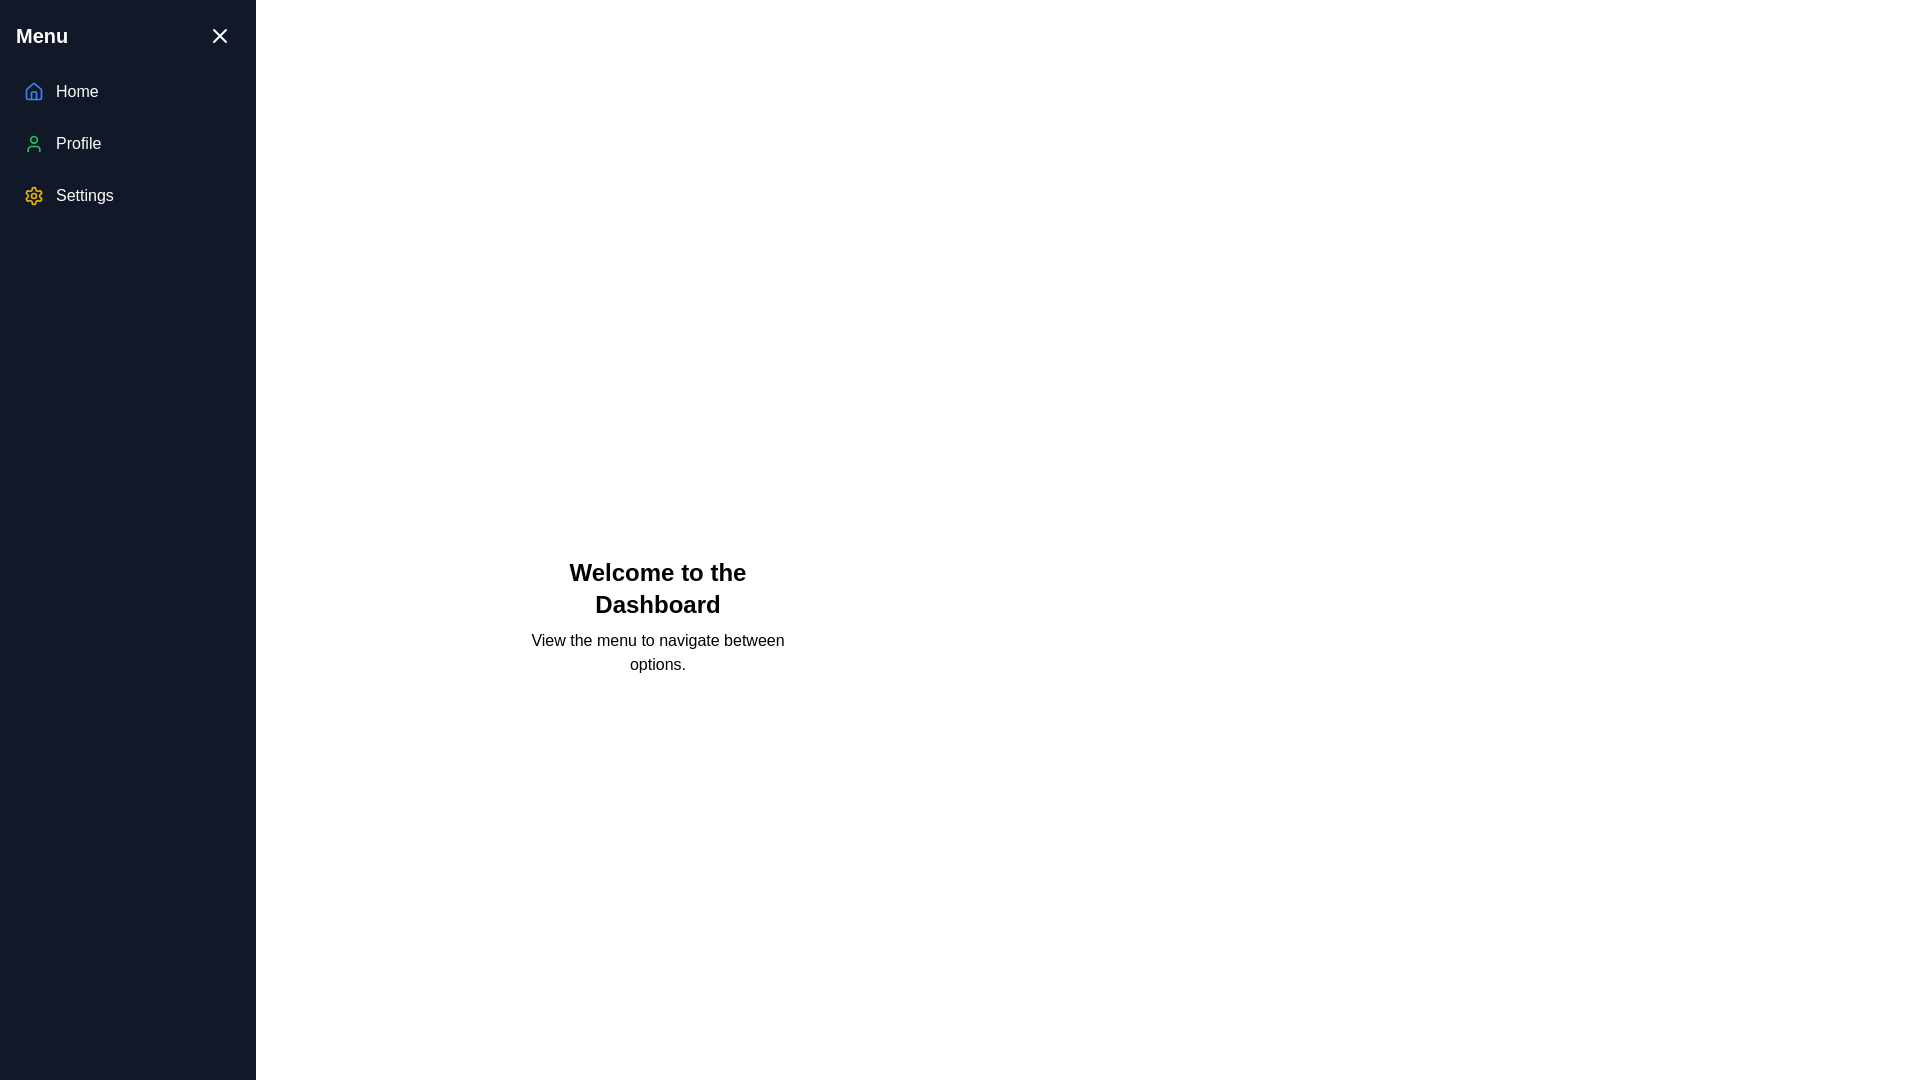 The width and height of the screenshot is (1920, 1080). Describe the element at coordinates (33, 91) in the screenshot. I see `the 'Home' icon located at the top of the sidebar menu` at that location.